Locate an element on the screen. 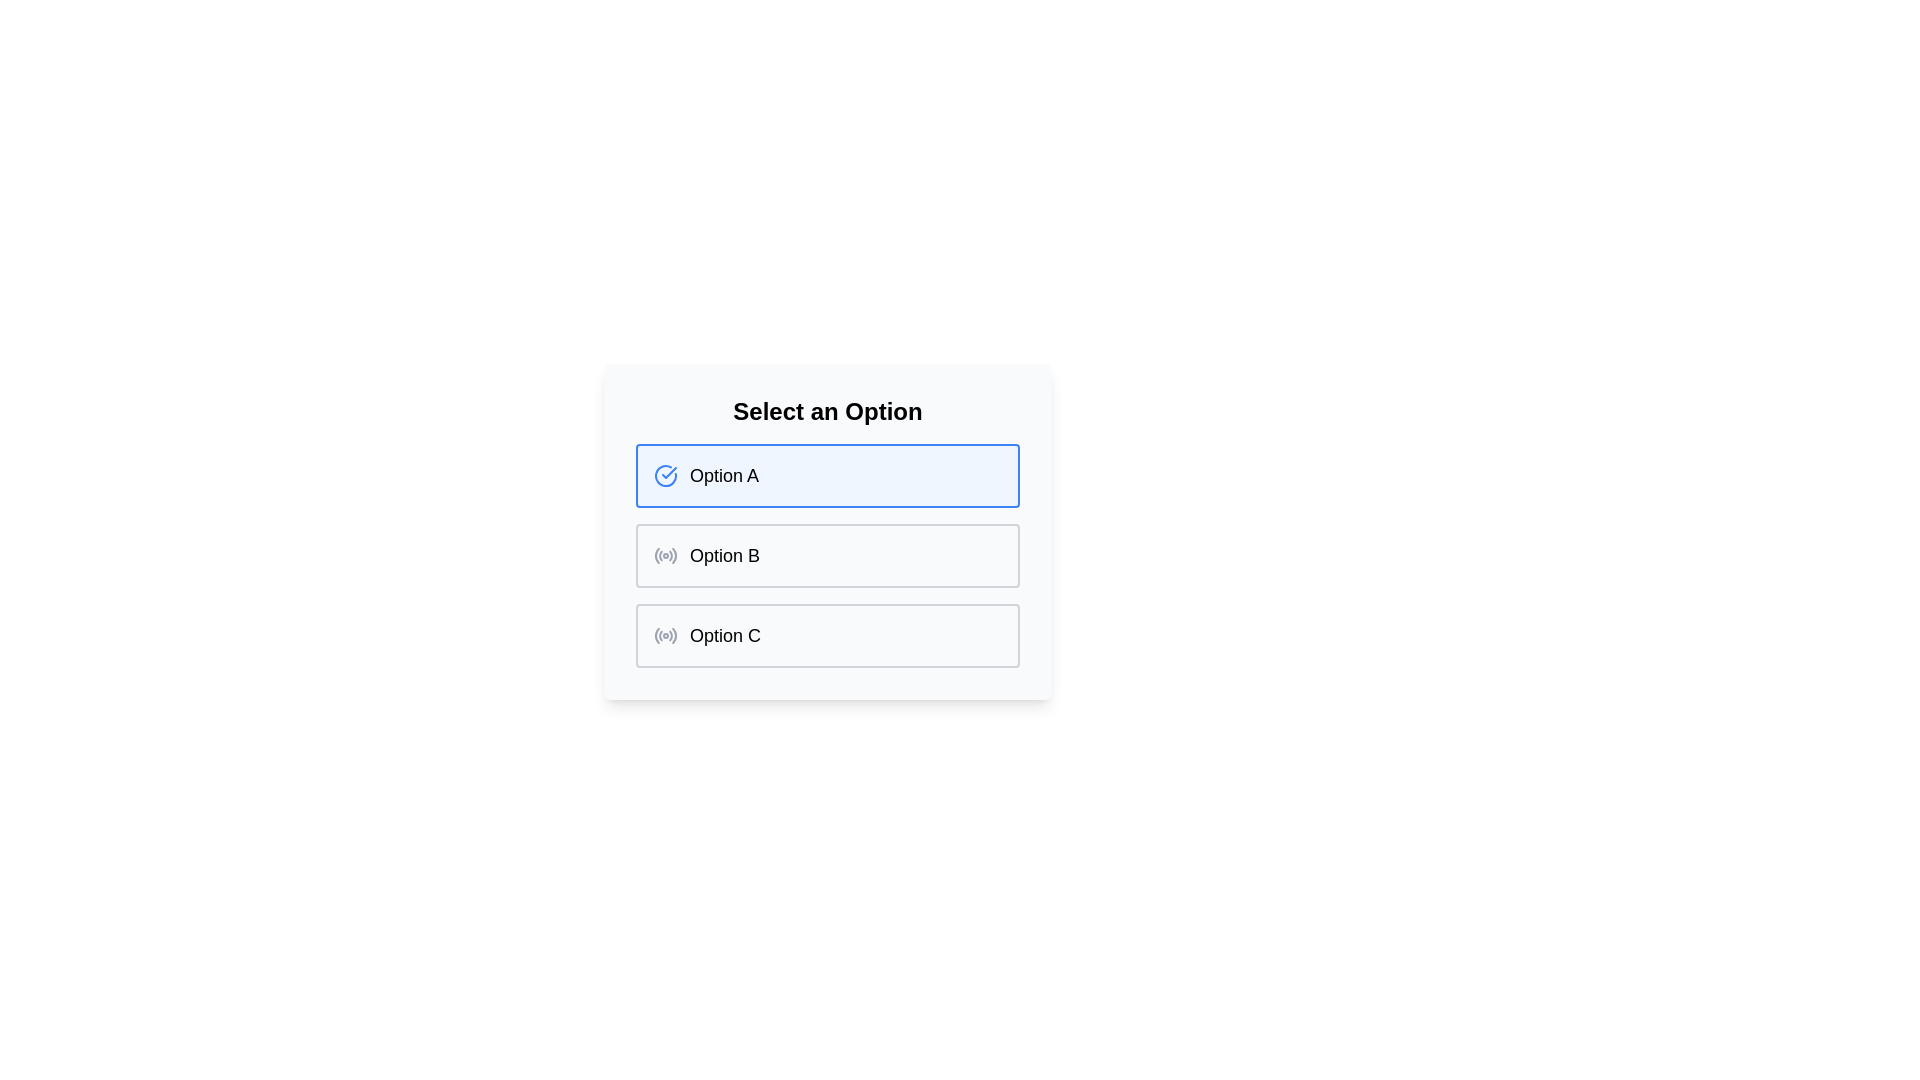  the 'Option C' radio button is located at coordinates (828, 636).